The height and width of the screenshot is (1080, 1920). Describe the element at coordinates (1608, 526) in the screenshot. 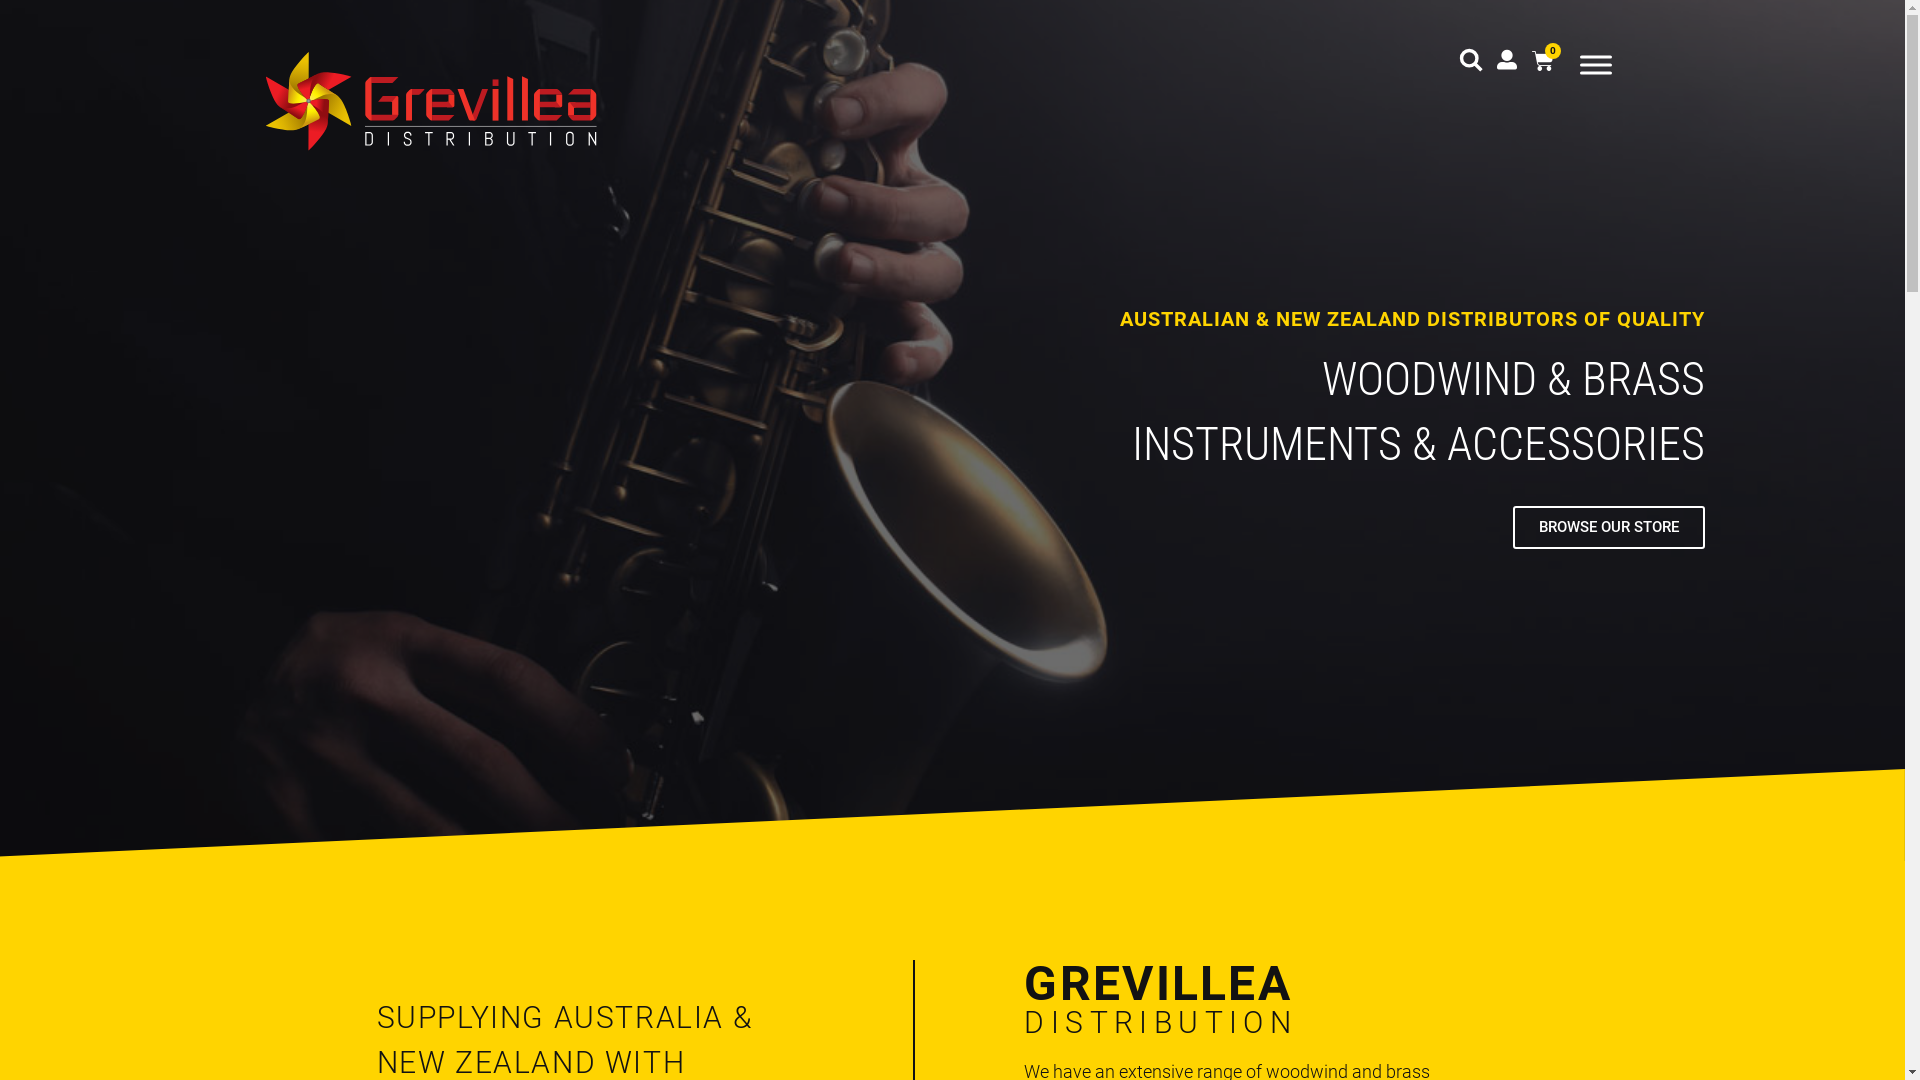

I see `'BROWSE OUR STORE'` at that location.